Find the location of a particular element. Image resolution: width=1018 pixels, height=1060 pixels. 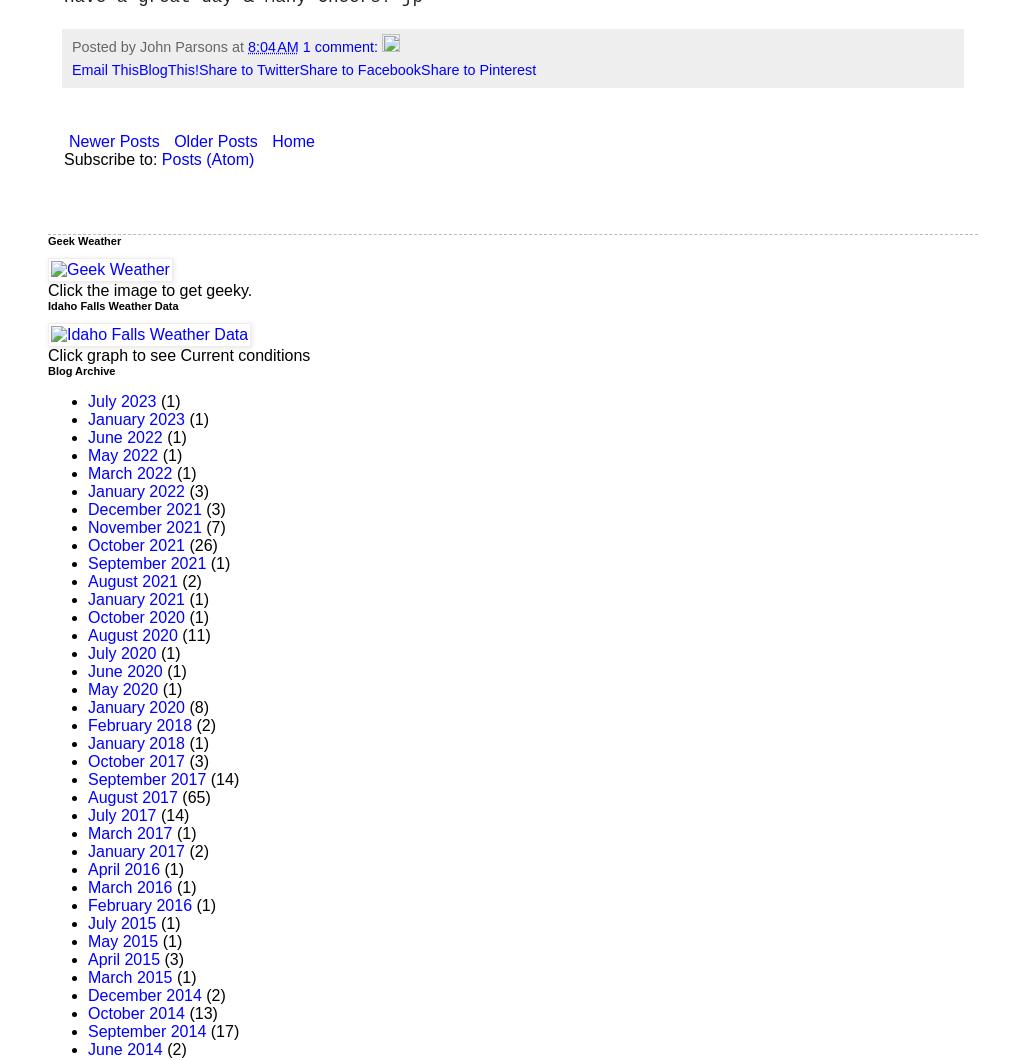

'February 2016' is located at coordinates (87, 905).